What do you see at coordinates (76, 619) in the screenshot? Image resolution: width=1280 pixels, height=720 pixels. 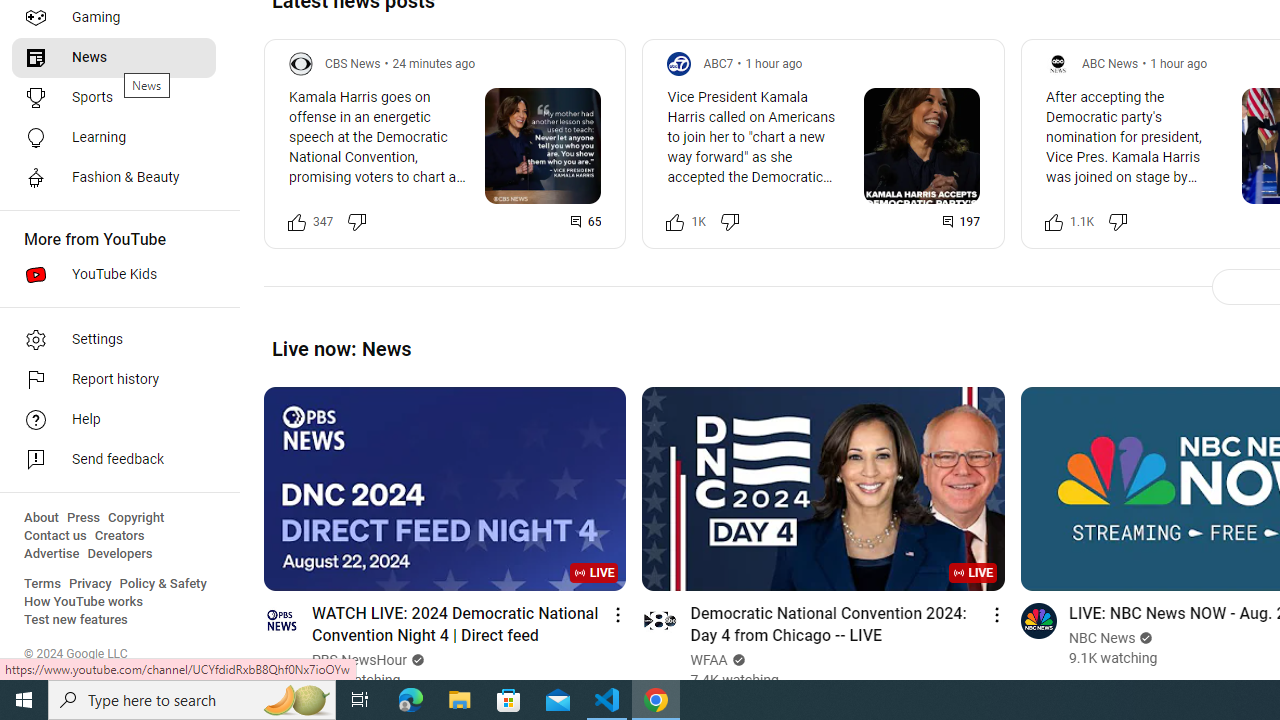 I see `'Test new features'` at bounding box center [76, 619].